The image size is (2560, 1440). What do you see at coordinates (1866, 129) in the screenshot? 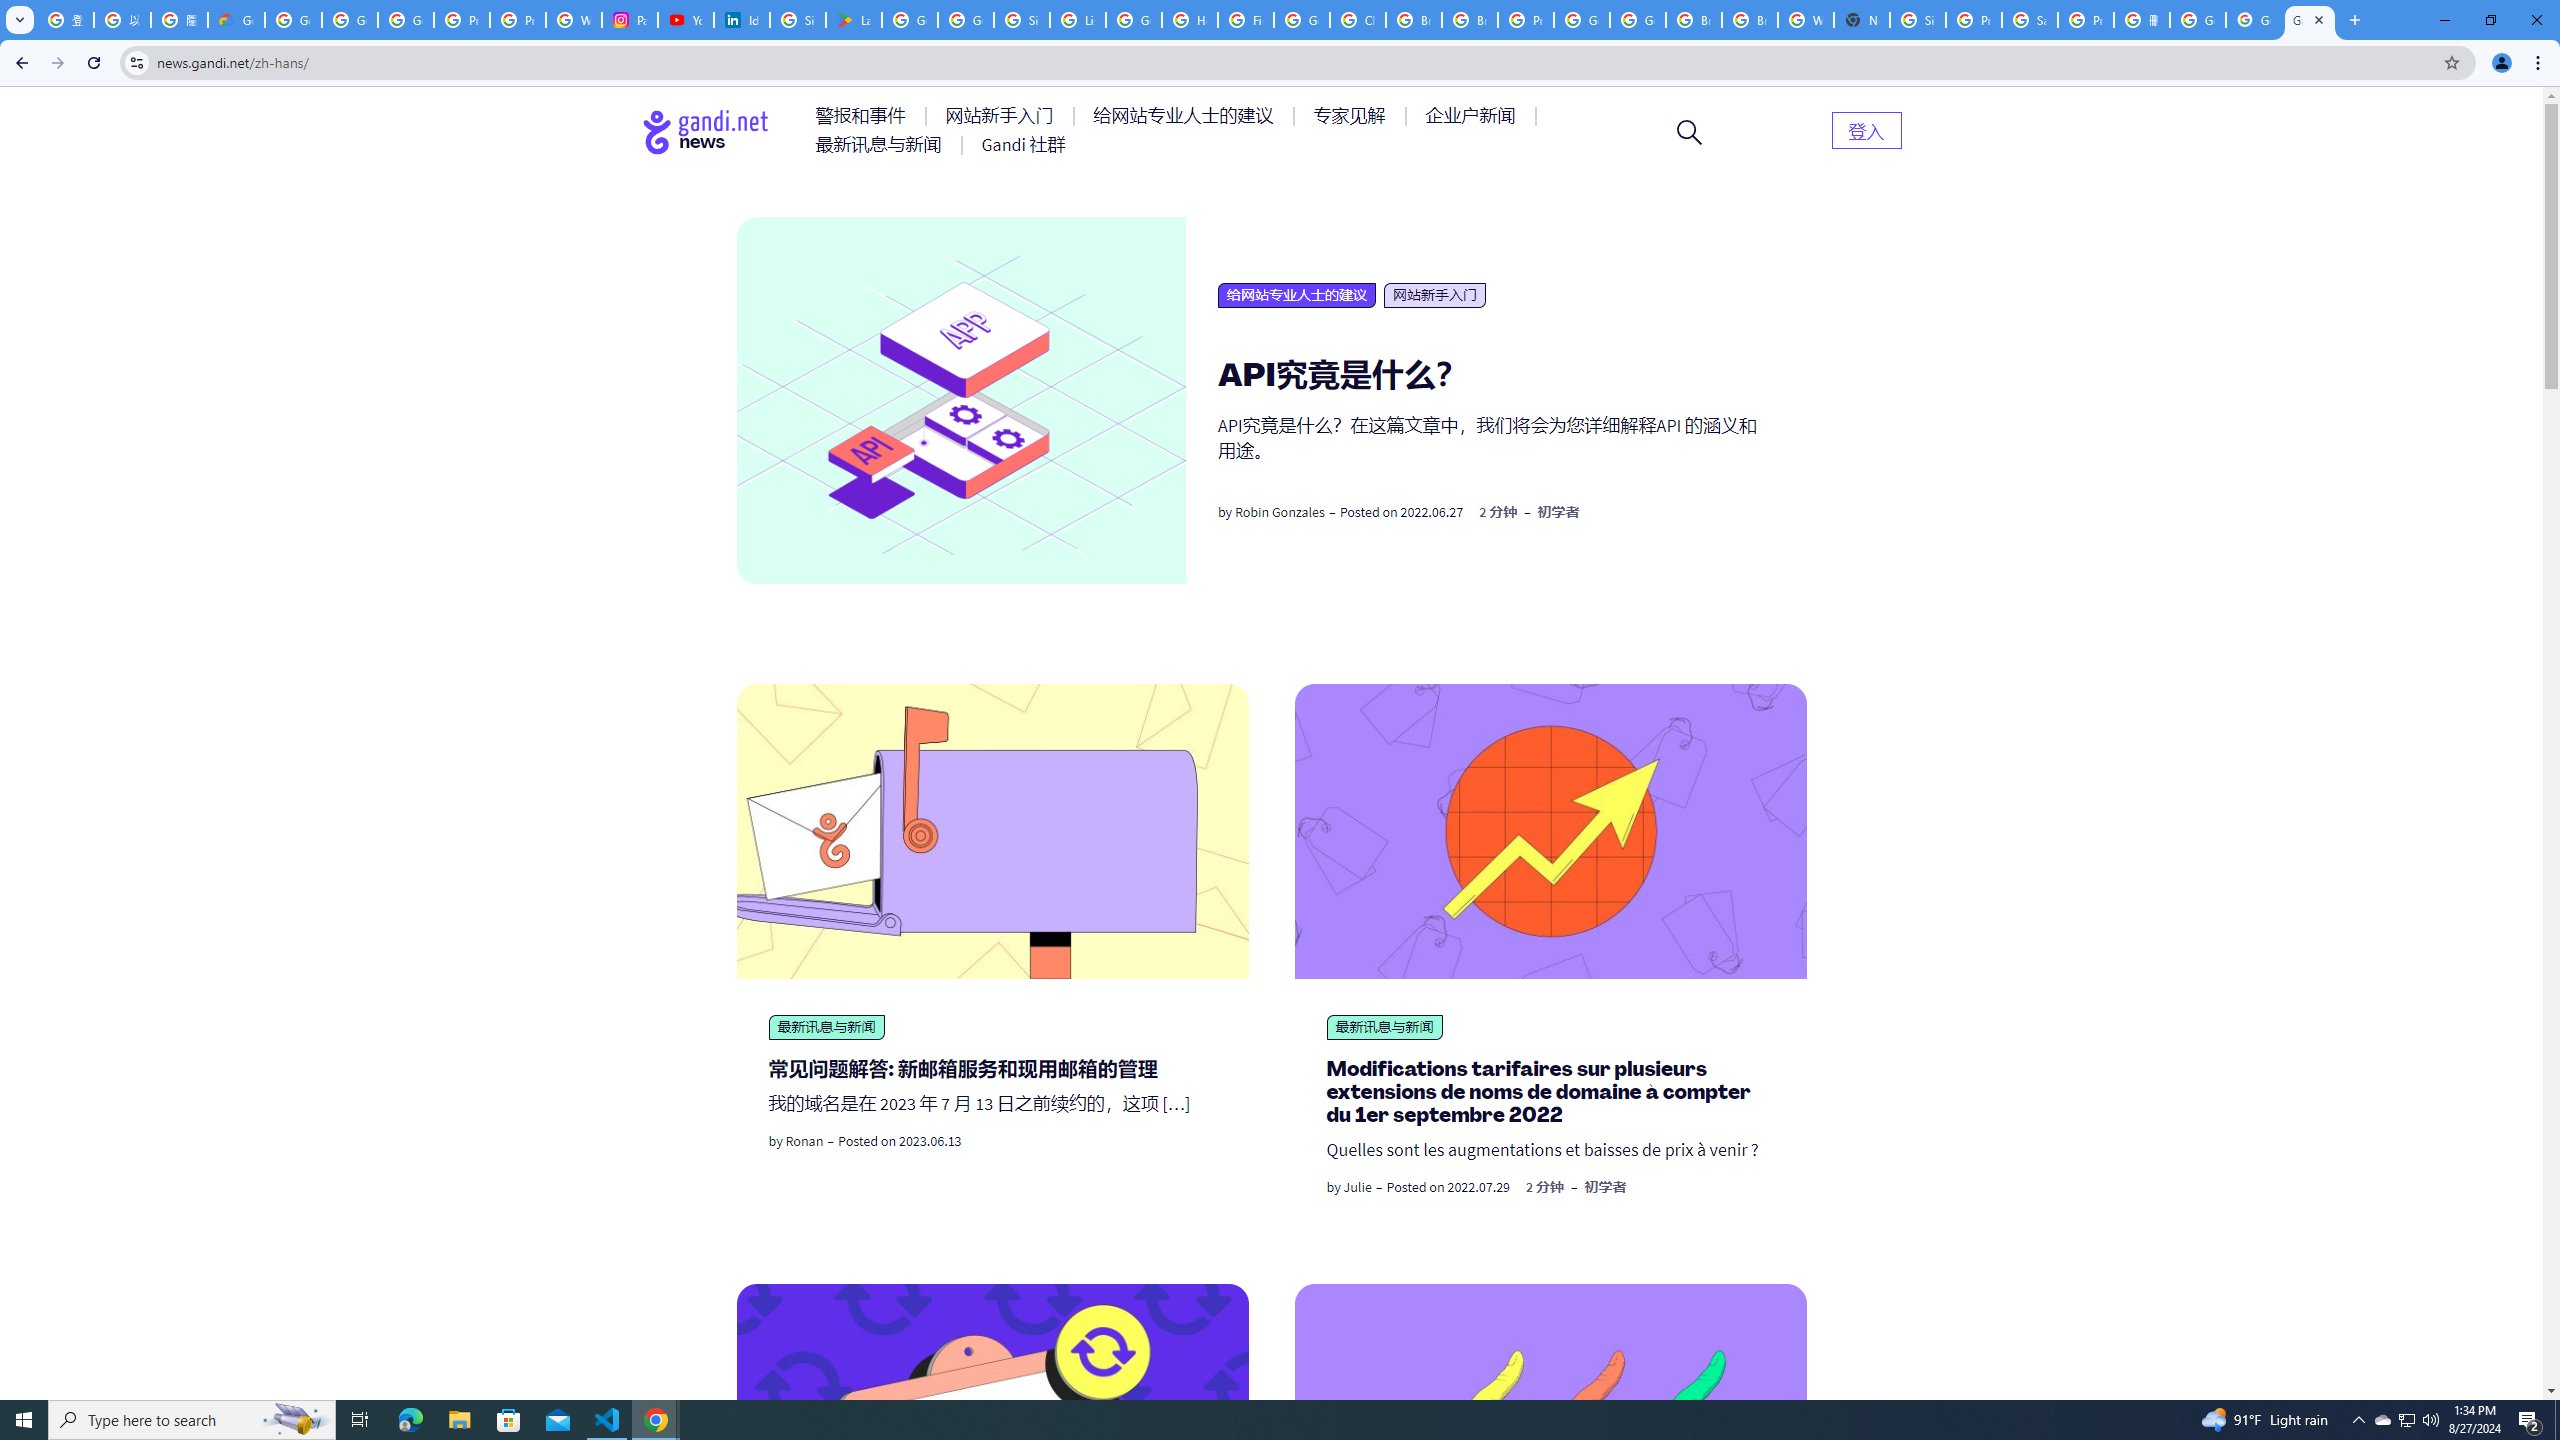
I see `'AutomationID: menu-item-82399'` at bounding box center [1866, 129].